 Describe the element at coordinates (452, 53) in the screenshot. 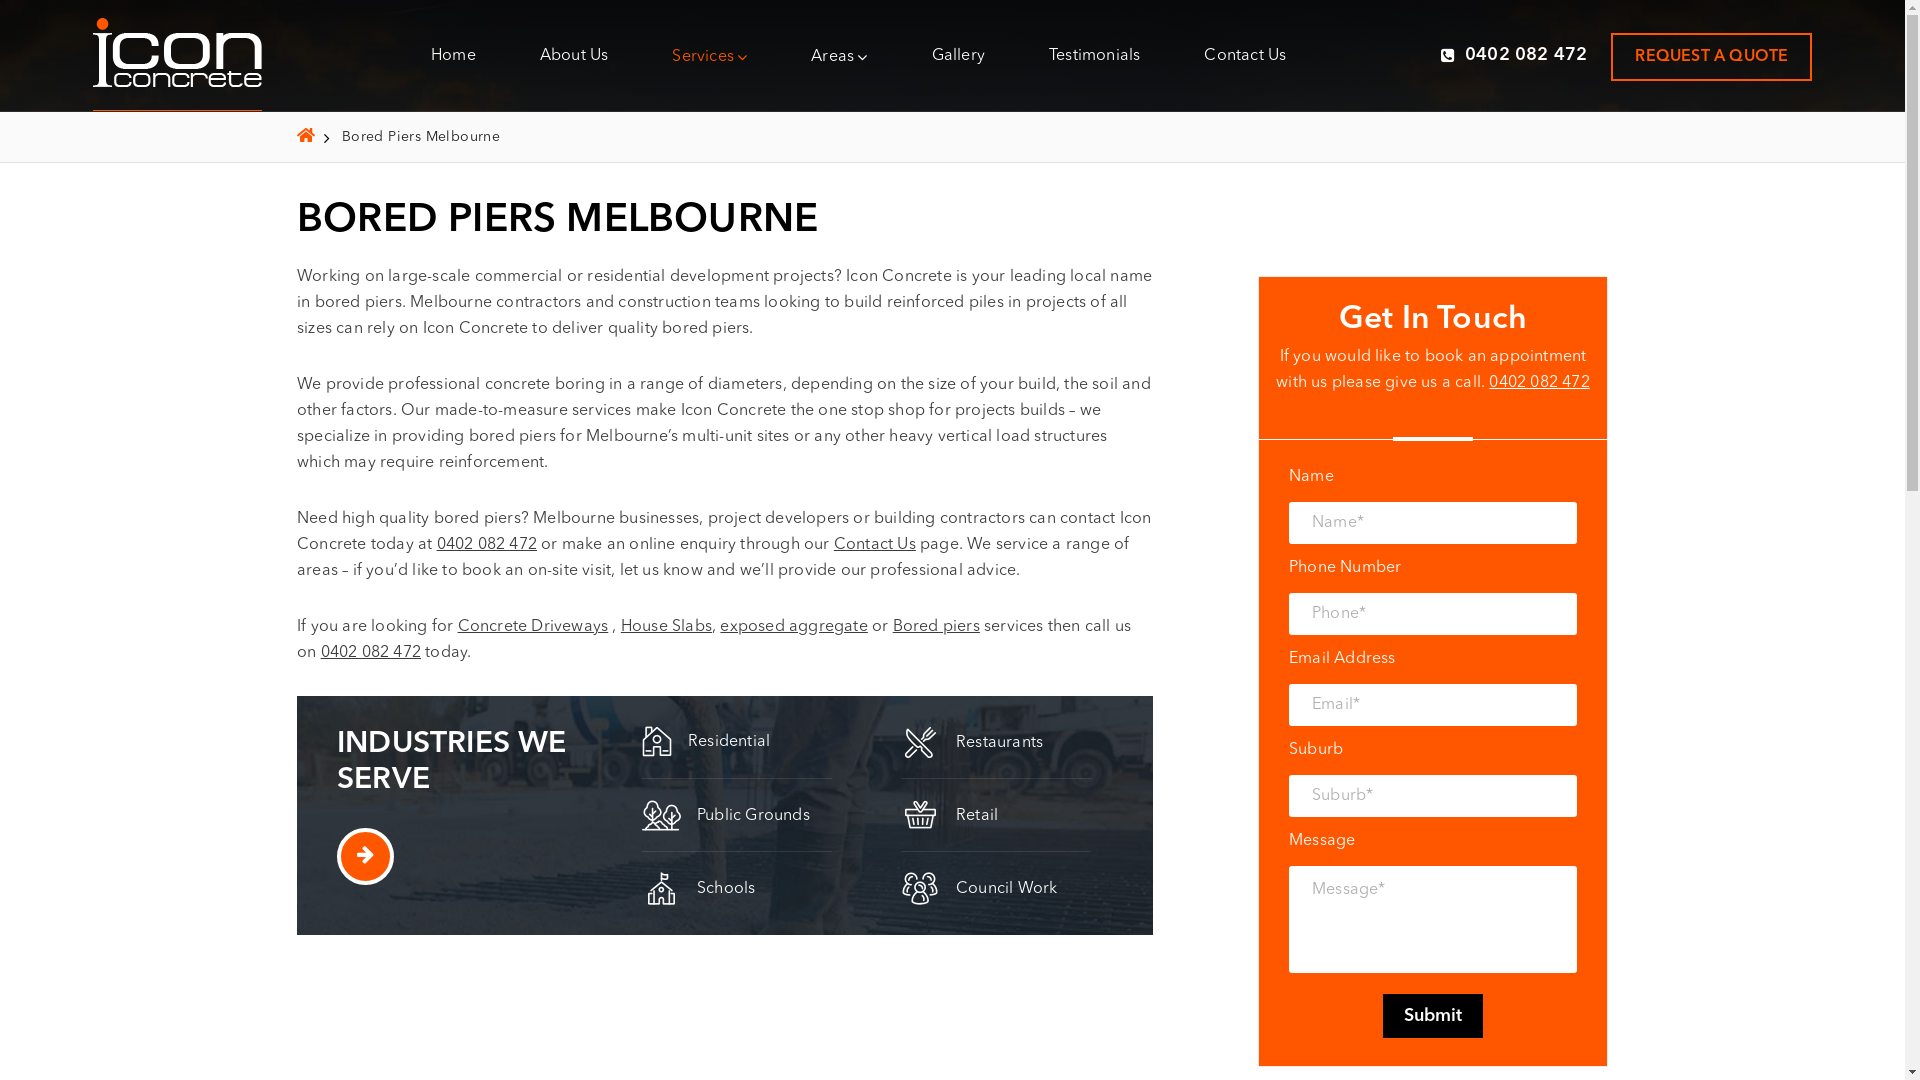

I see `'Home'` at that location.